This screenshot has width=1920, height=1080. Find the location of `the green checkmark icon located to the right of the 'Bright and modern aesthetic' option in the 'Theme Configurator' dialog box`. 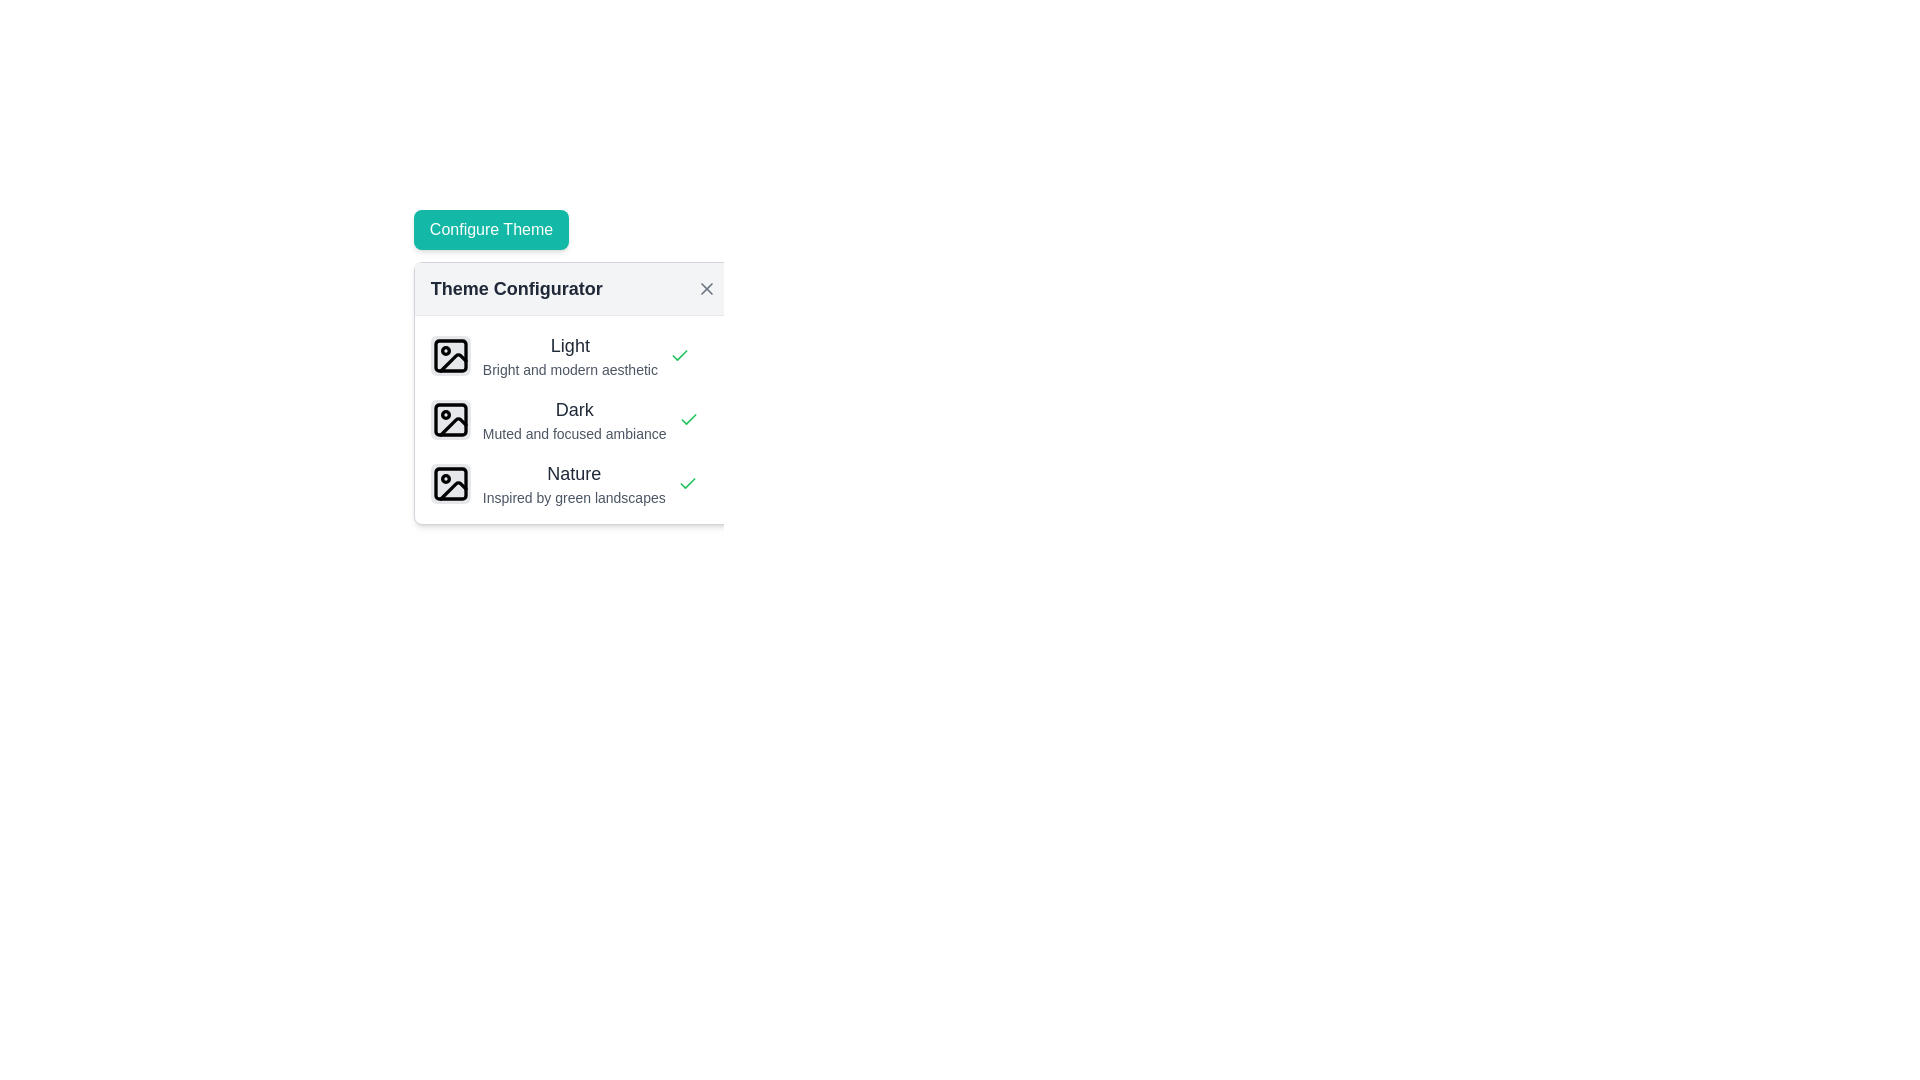

the green checkmark icon located to the right of the 'Bright and modern aesthetic' option in the 'Theme Configurator' dialog box is located at coordinates (679, 354).